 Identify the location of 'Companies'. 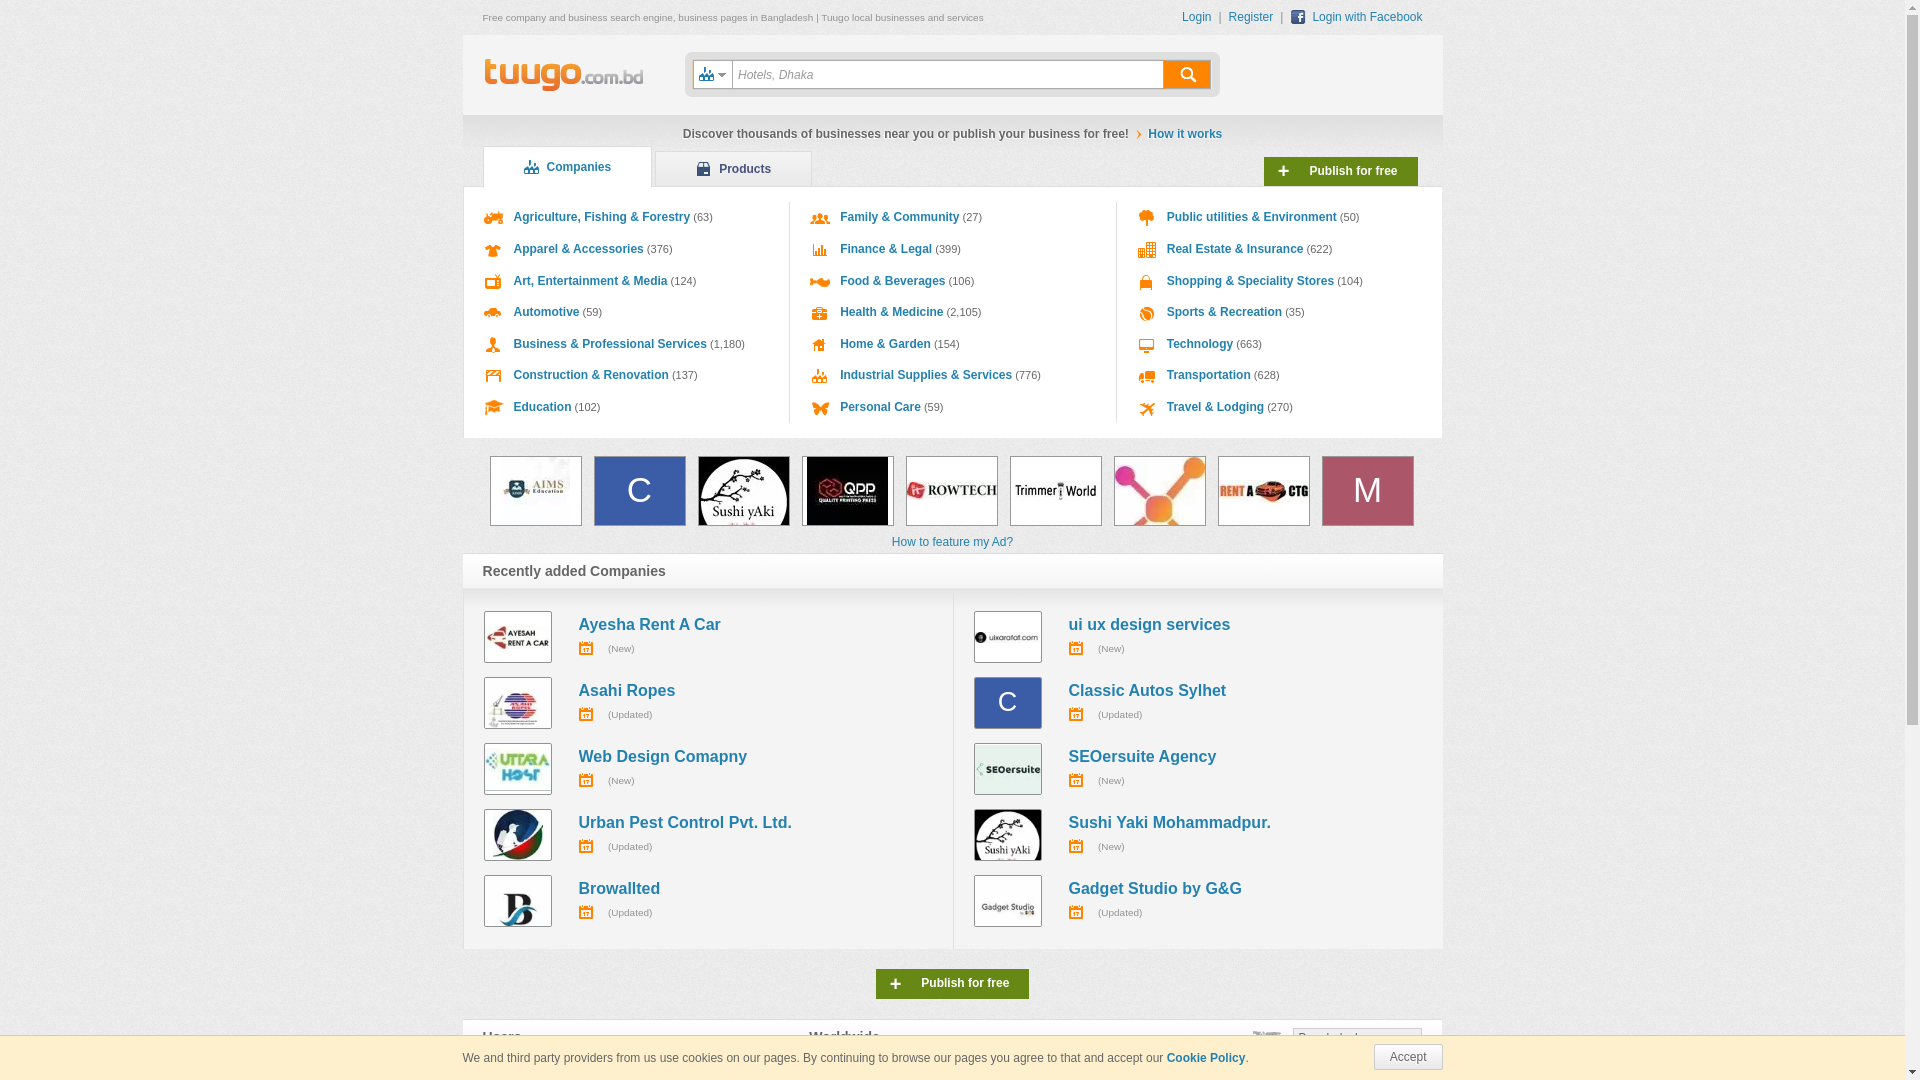
(565, 165).